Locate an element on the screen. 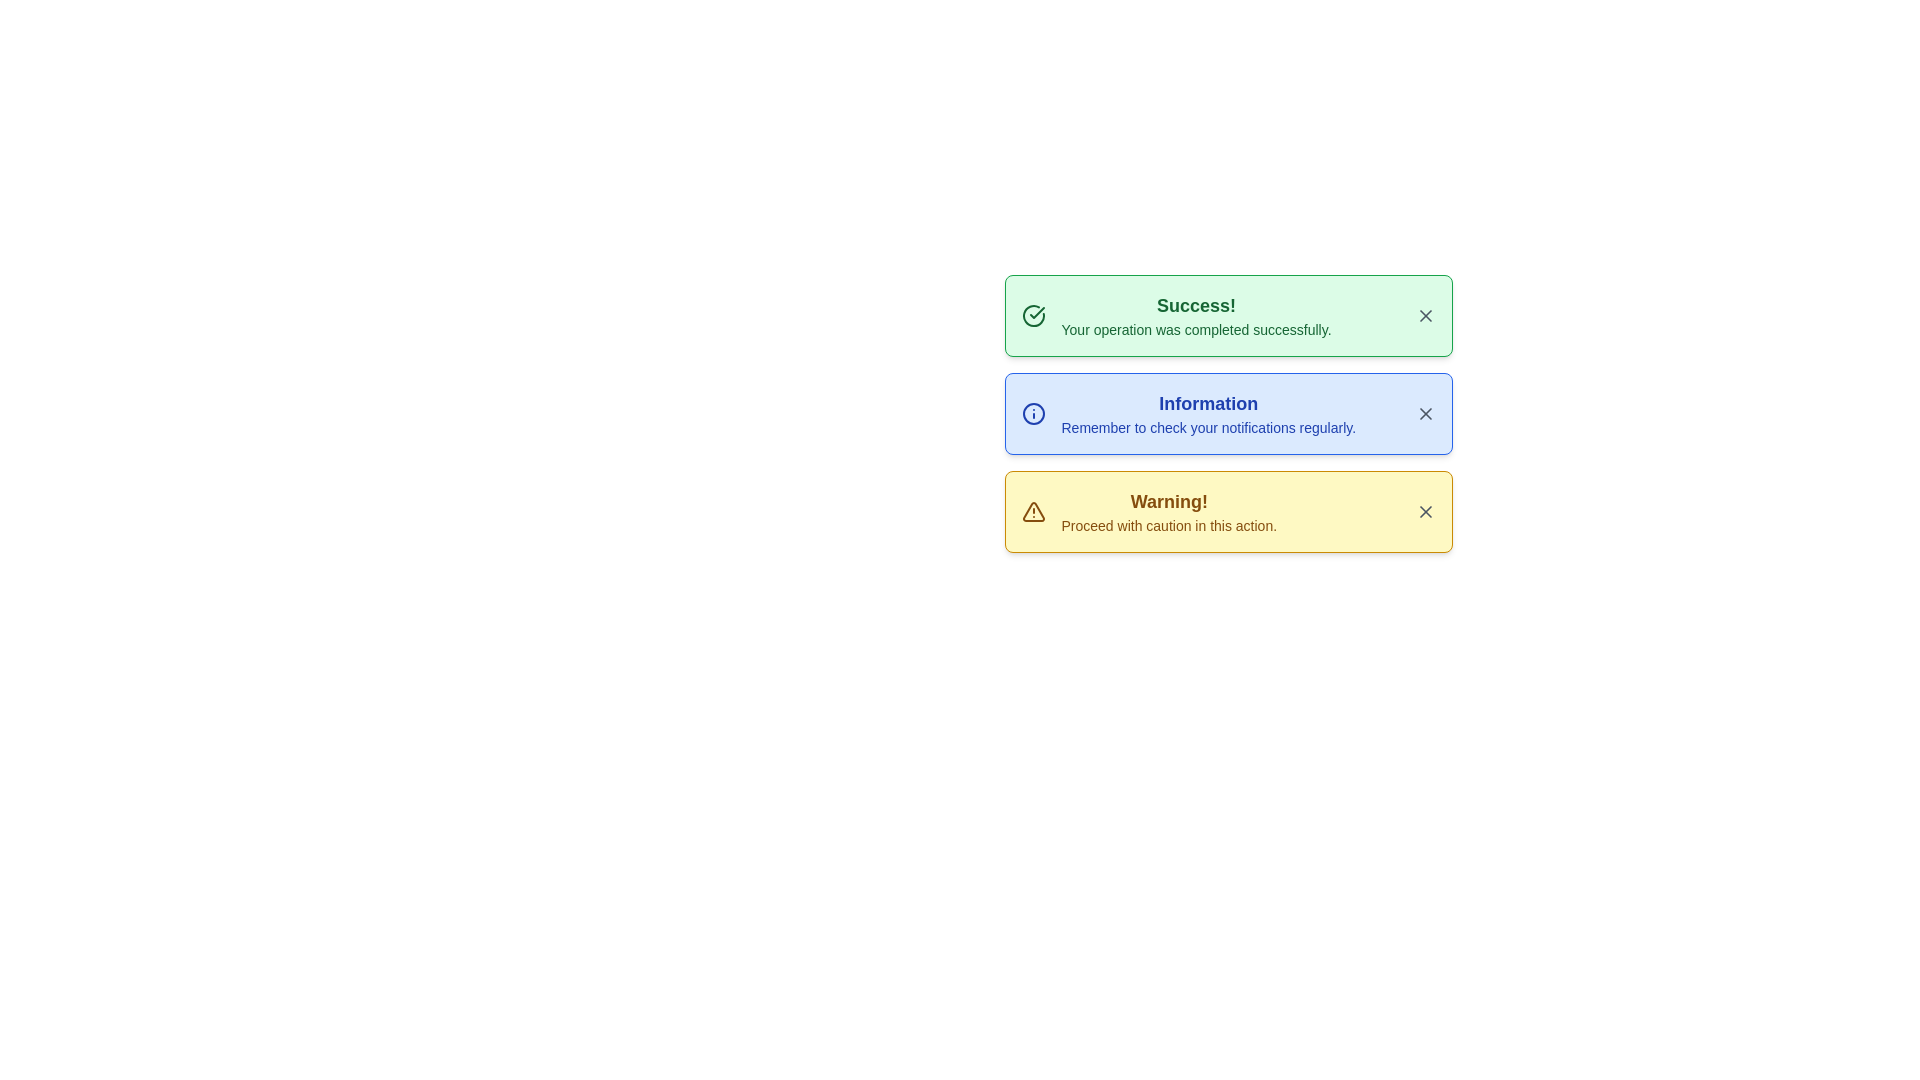 The width and height of the screenshot is (1920, 1080). the diagonal cross icon located in the notification panel is located at coordinates (1424, 511).